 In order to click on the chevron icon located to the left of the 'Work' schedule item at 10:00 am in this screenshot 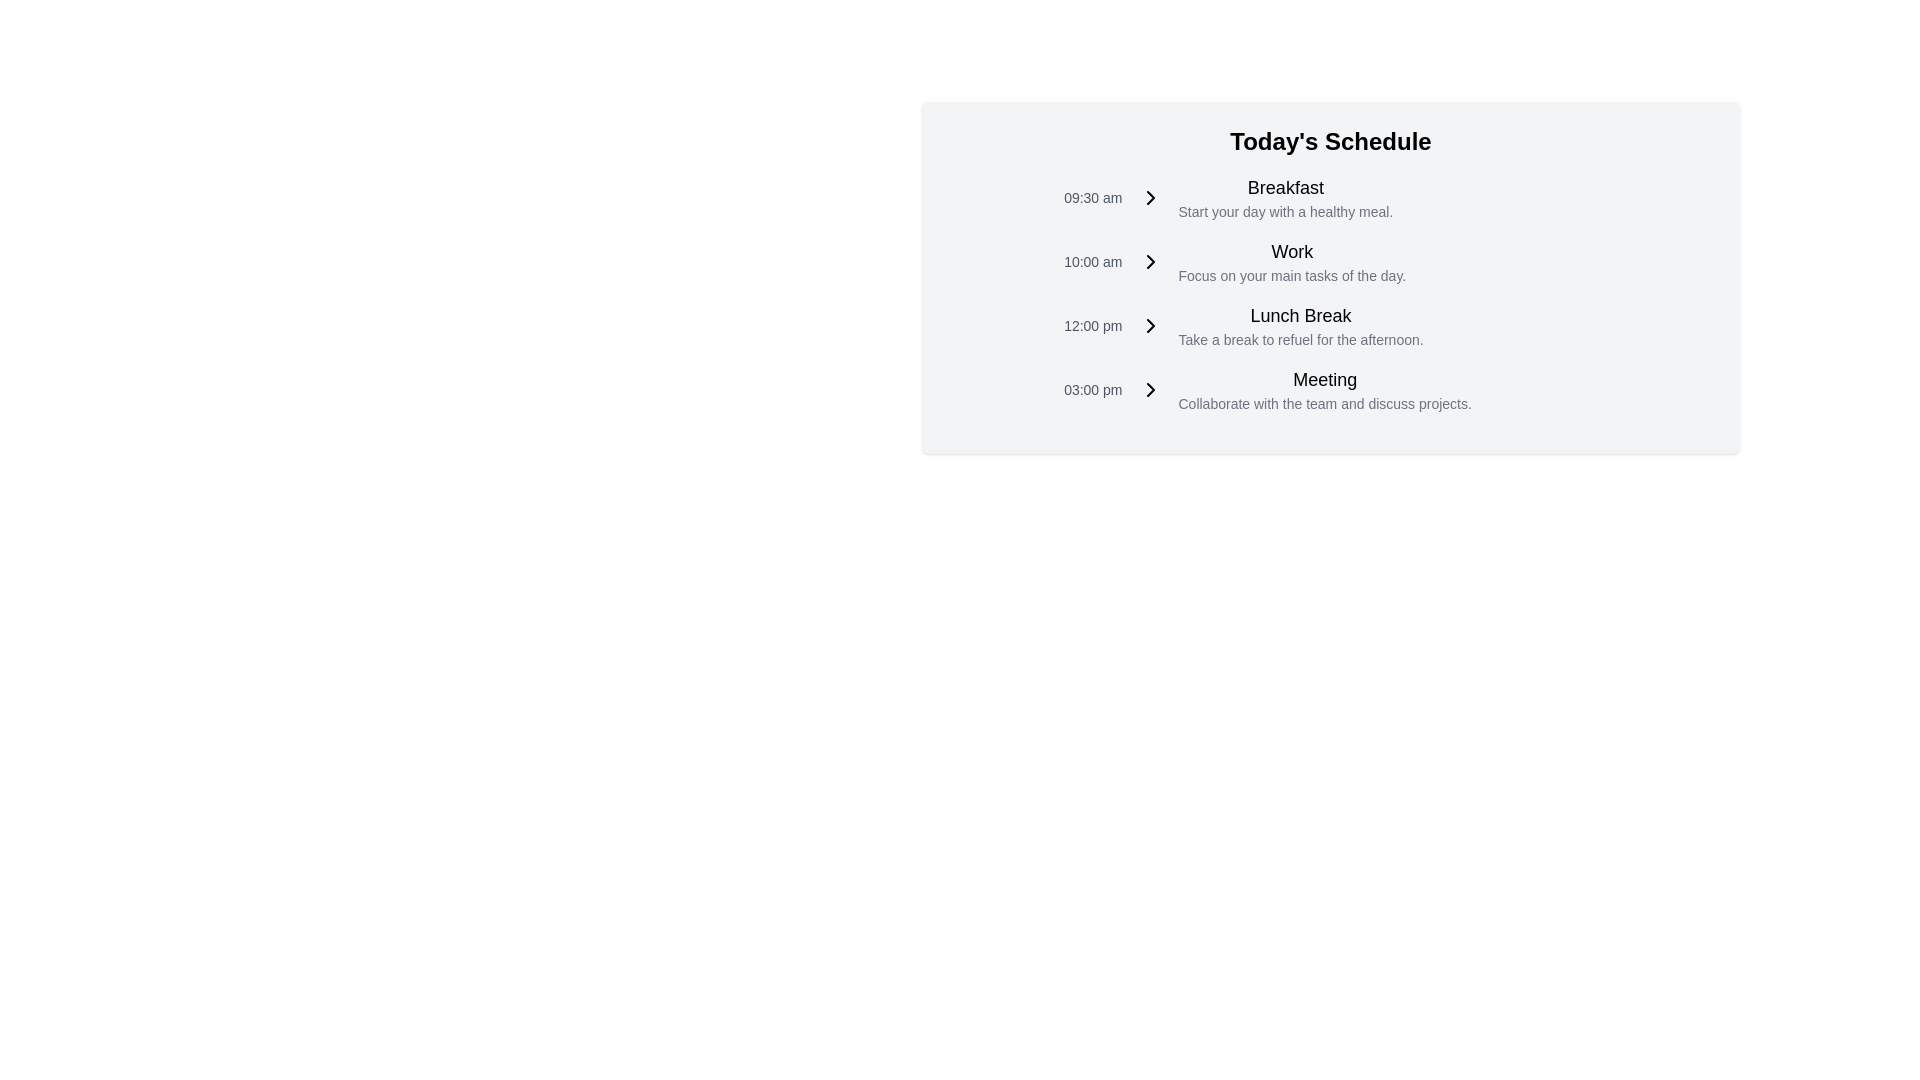, I will do `click(1150, 261)`.